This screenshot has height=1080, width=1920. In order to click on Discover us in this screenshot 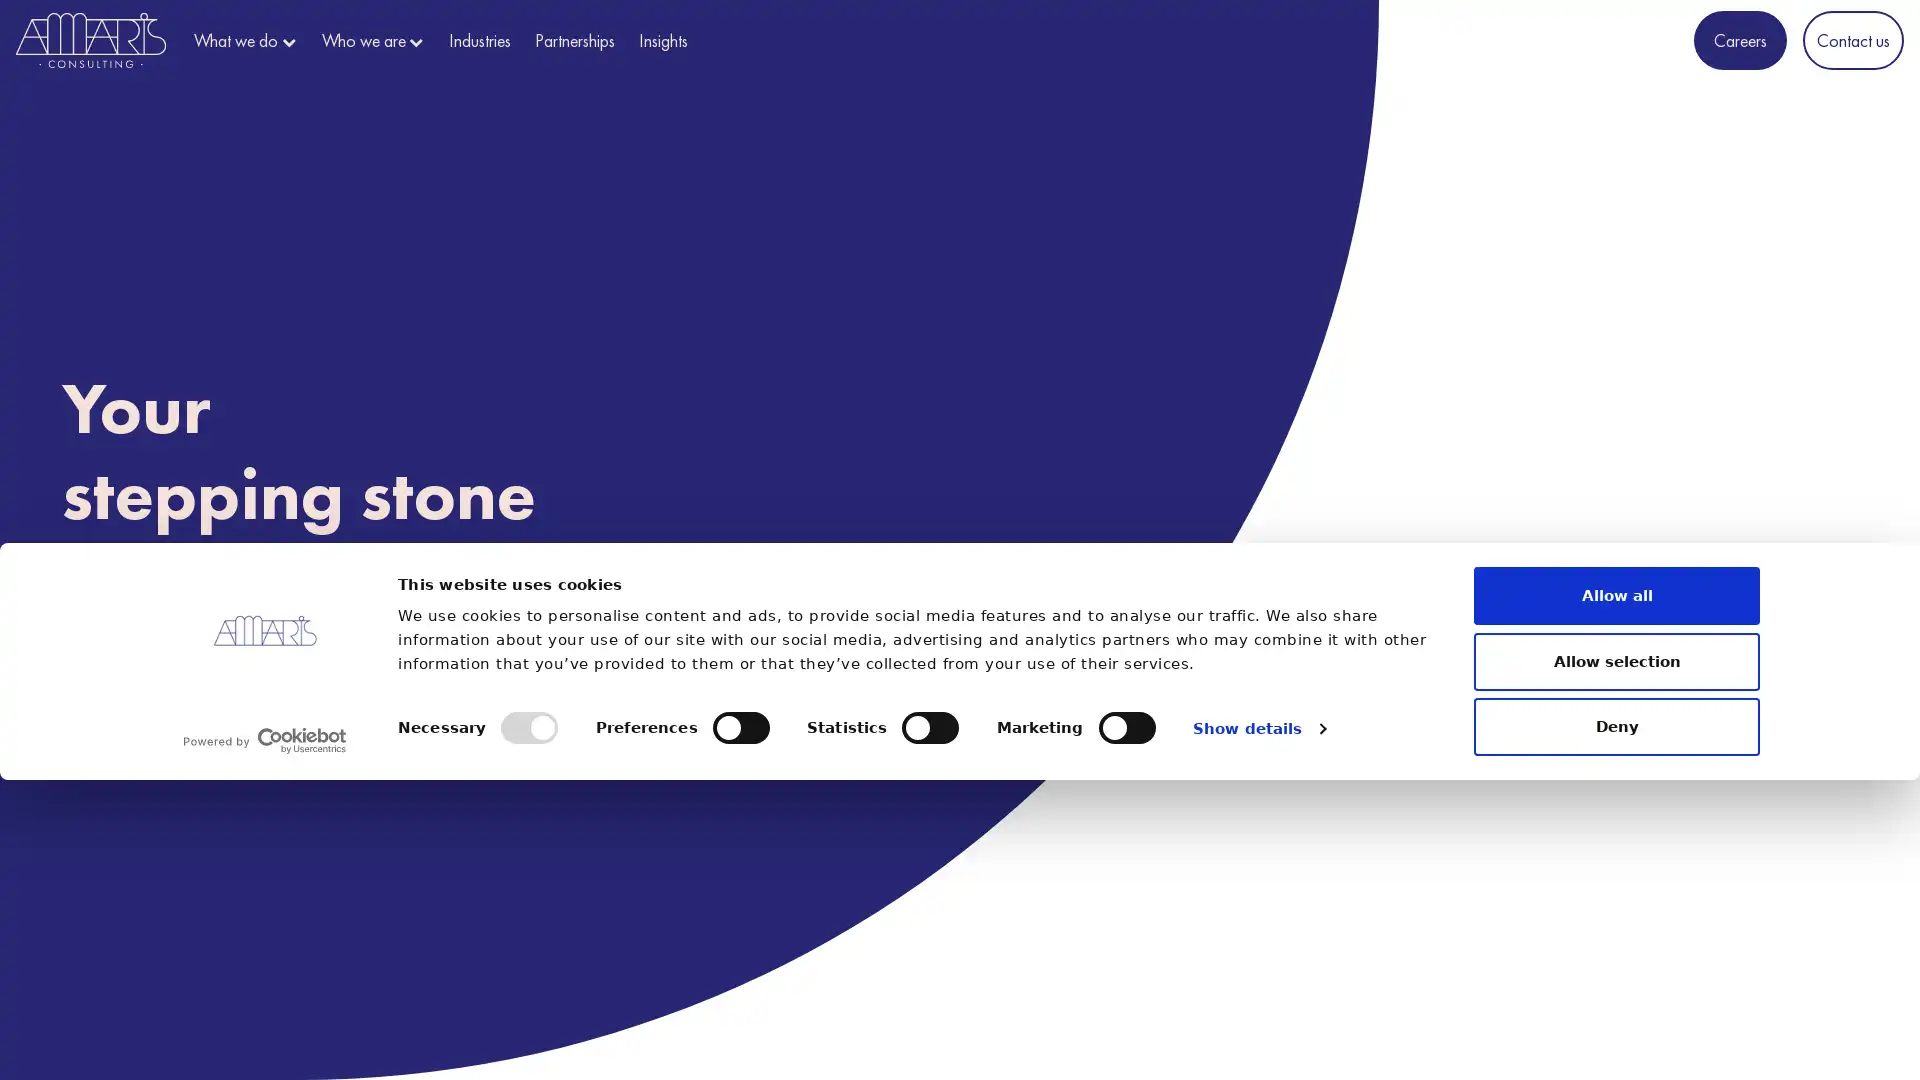, I will do `click(147, 675)`.